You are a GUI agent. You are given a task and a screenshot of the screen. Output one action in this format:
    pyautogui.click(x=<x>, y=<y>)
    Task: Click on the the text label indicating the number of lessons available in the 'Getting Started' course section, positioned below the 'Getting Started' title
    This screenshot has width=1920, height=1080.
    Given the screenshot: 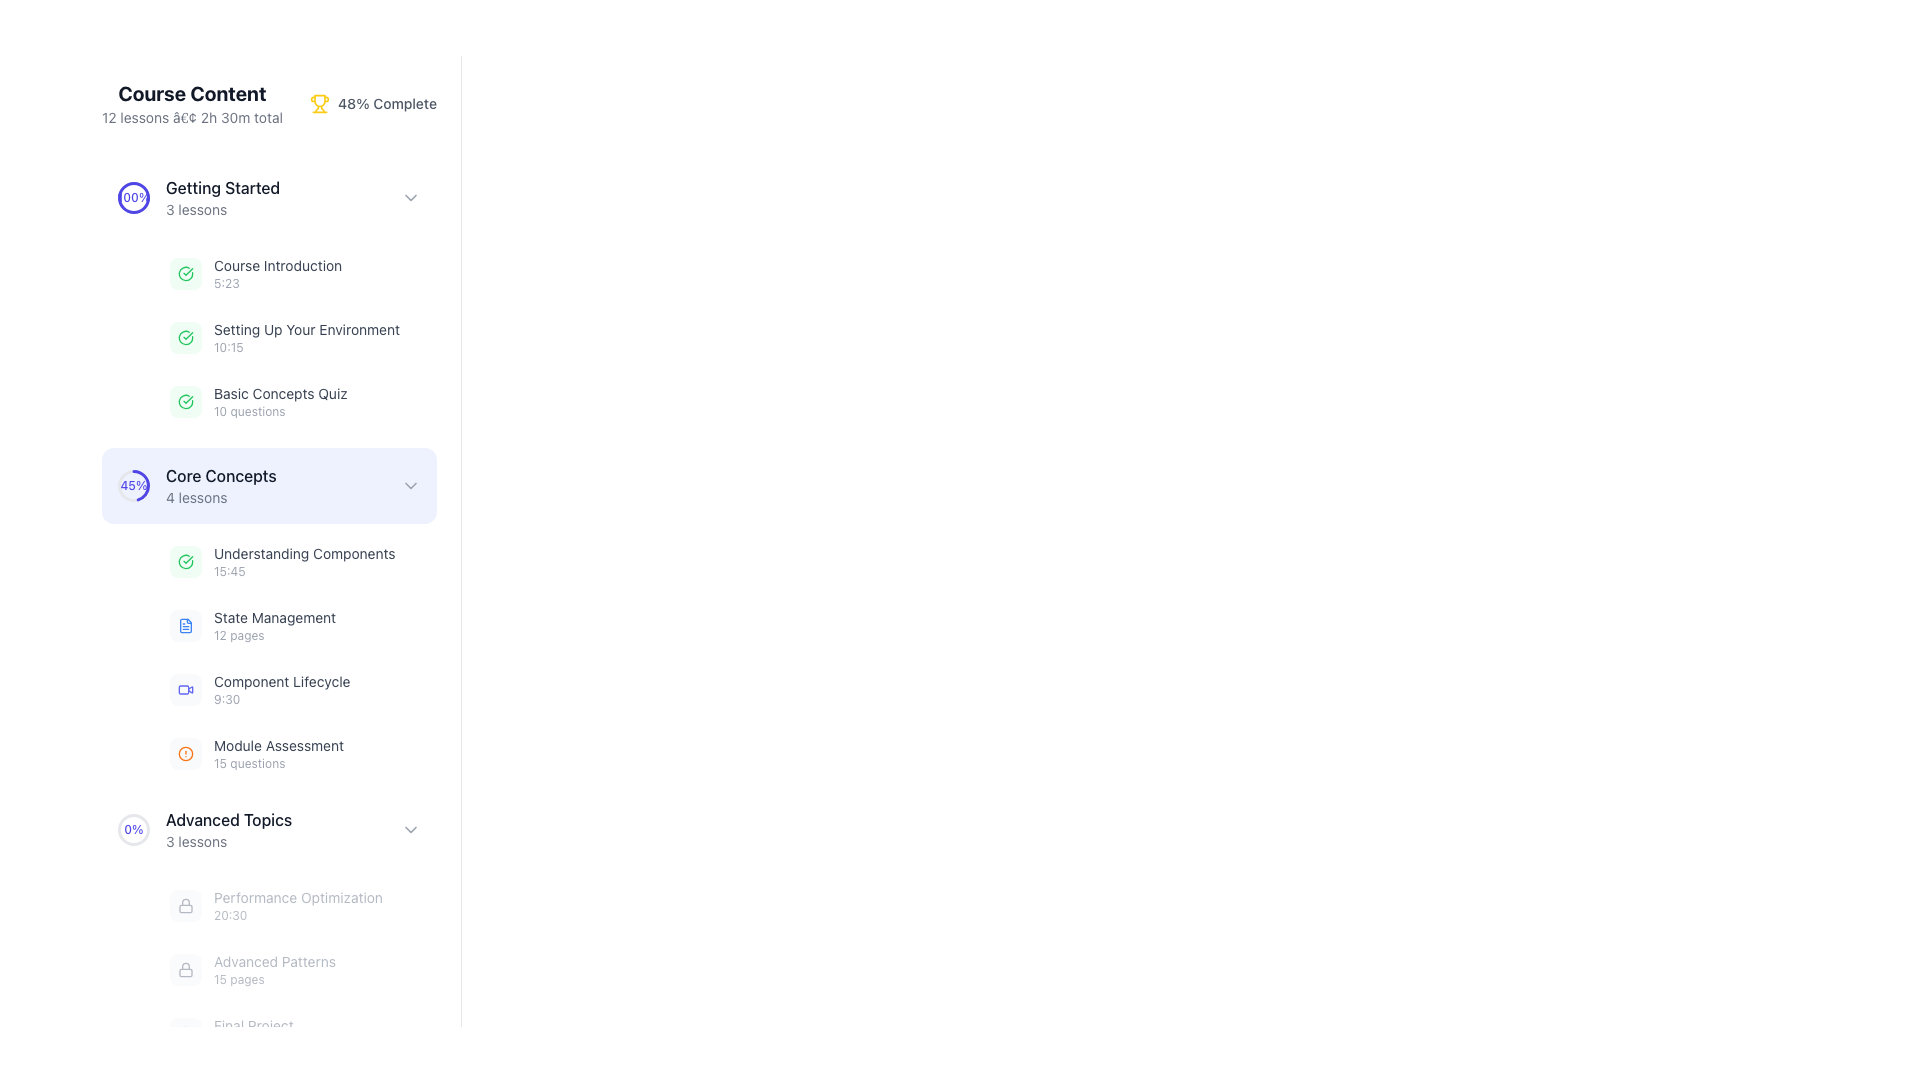 What is the action you would take?
    pyautogui.click(x=223, y=209)
    